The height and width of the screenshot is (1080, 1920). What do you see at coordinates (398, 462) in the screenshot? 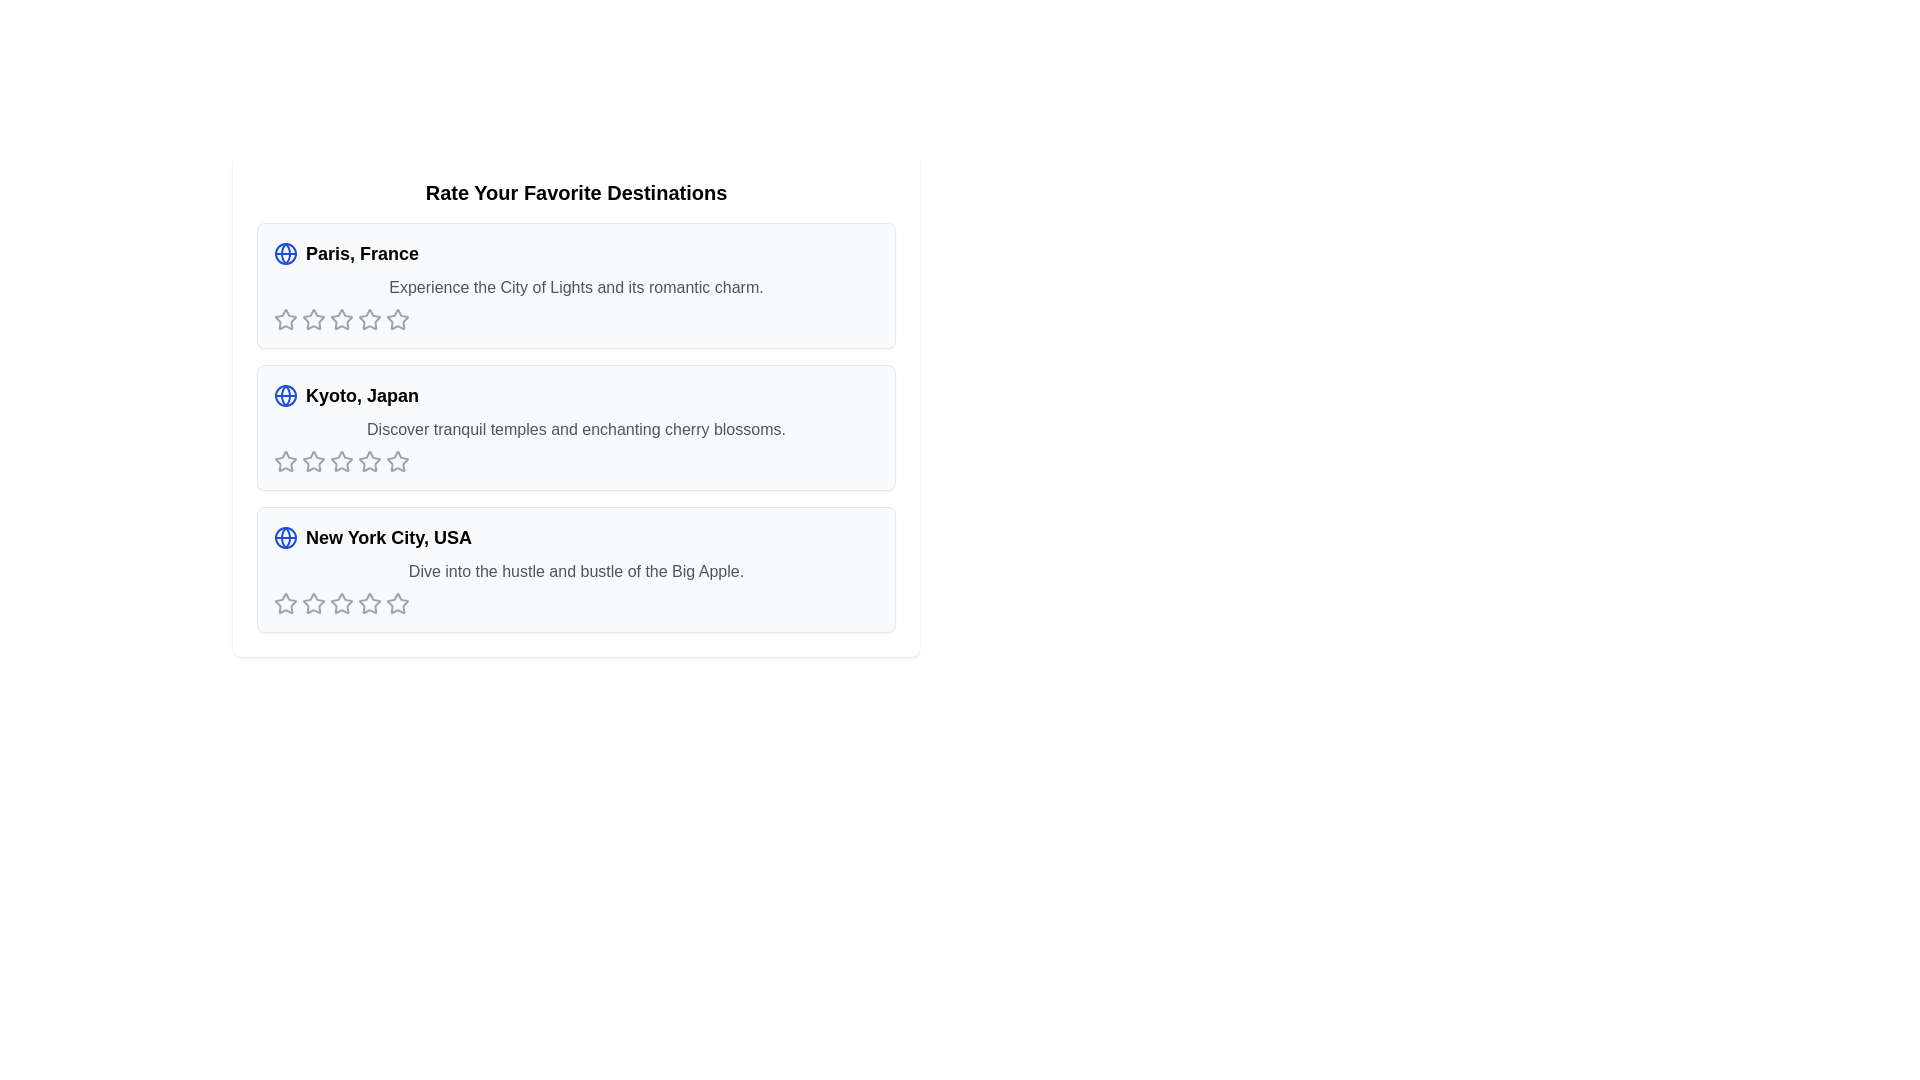
I see `the sixth star in the rating sequence for 'Kyoto, Japan'` at bounding box center [398, 462].